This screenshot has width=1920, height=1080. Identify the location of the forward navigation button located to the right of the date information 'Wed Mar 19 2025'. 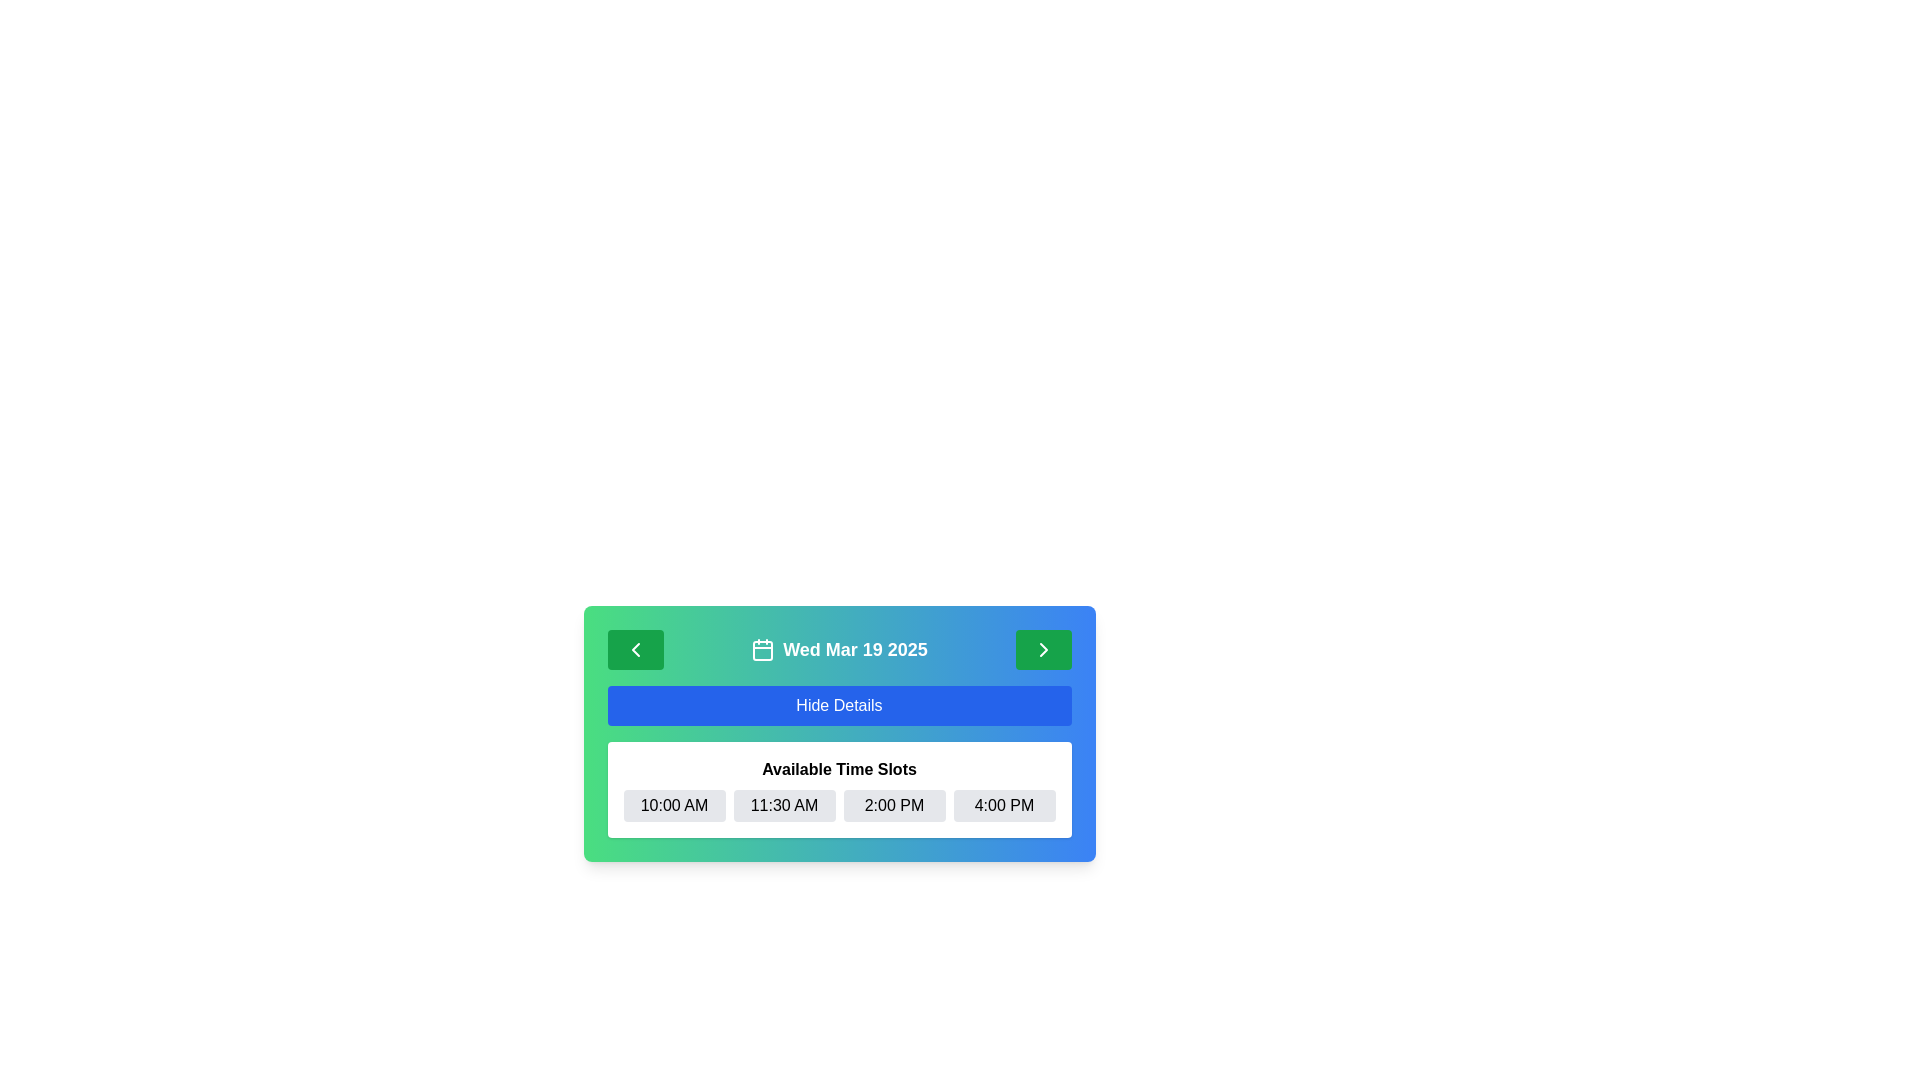
(1042, 650).